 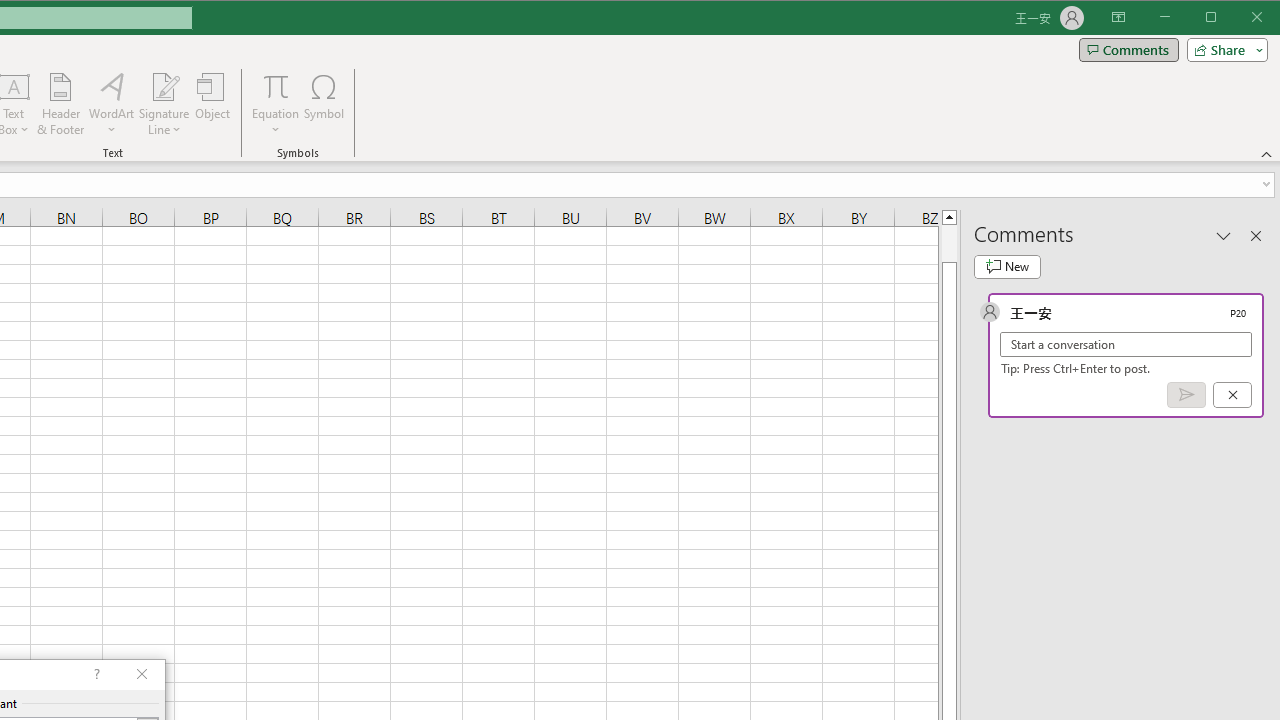 I want to click on 'WordArt', so click(x=111, y=104).